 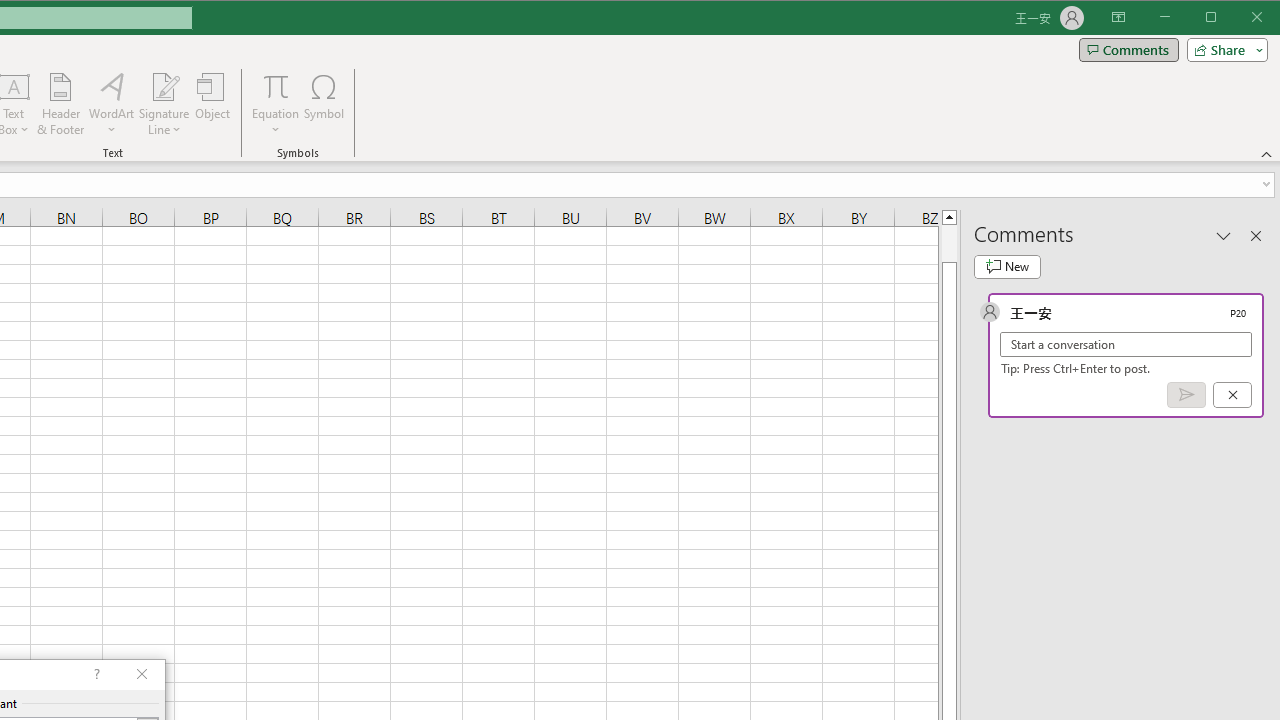 I want to click on 'WordArt', so click(x=111, y=104).